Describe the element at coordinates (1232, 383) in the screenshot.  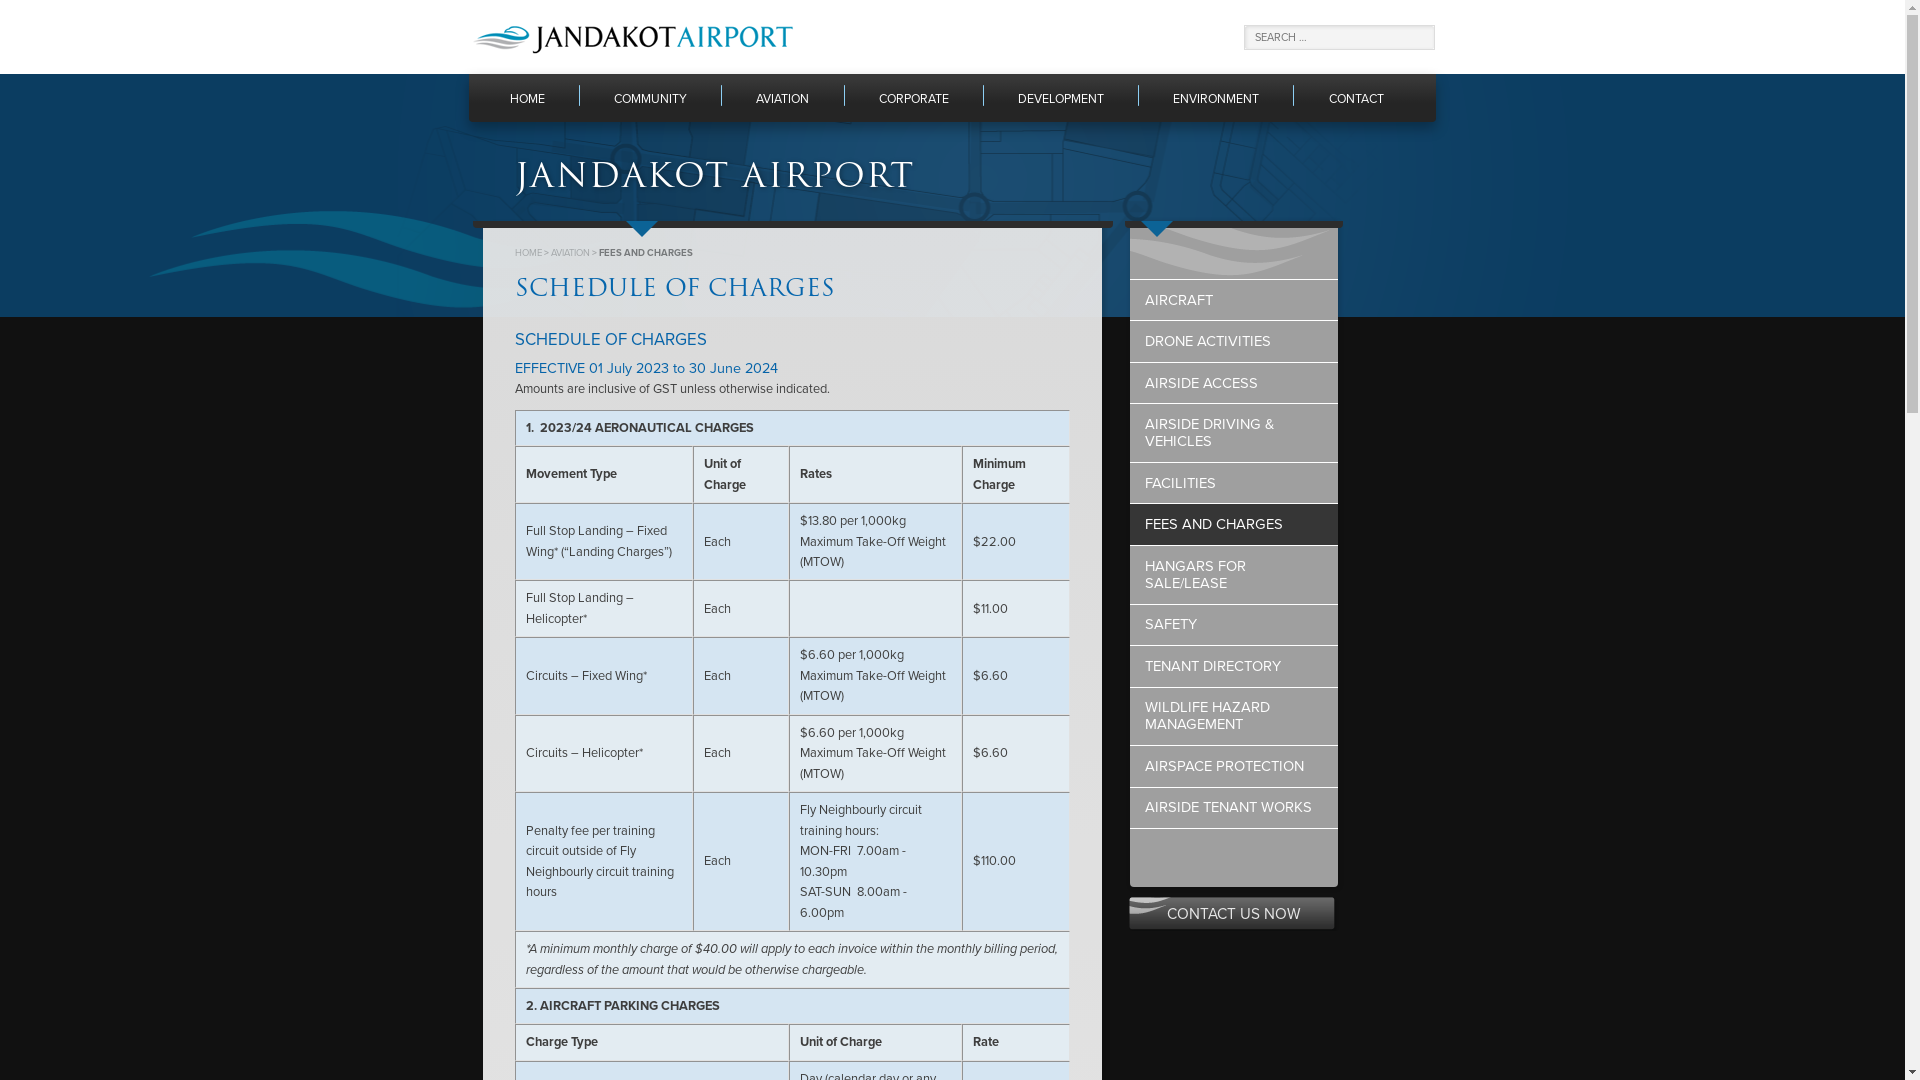
I see `'AIRSIDE ACCESS'` at that location.